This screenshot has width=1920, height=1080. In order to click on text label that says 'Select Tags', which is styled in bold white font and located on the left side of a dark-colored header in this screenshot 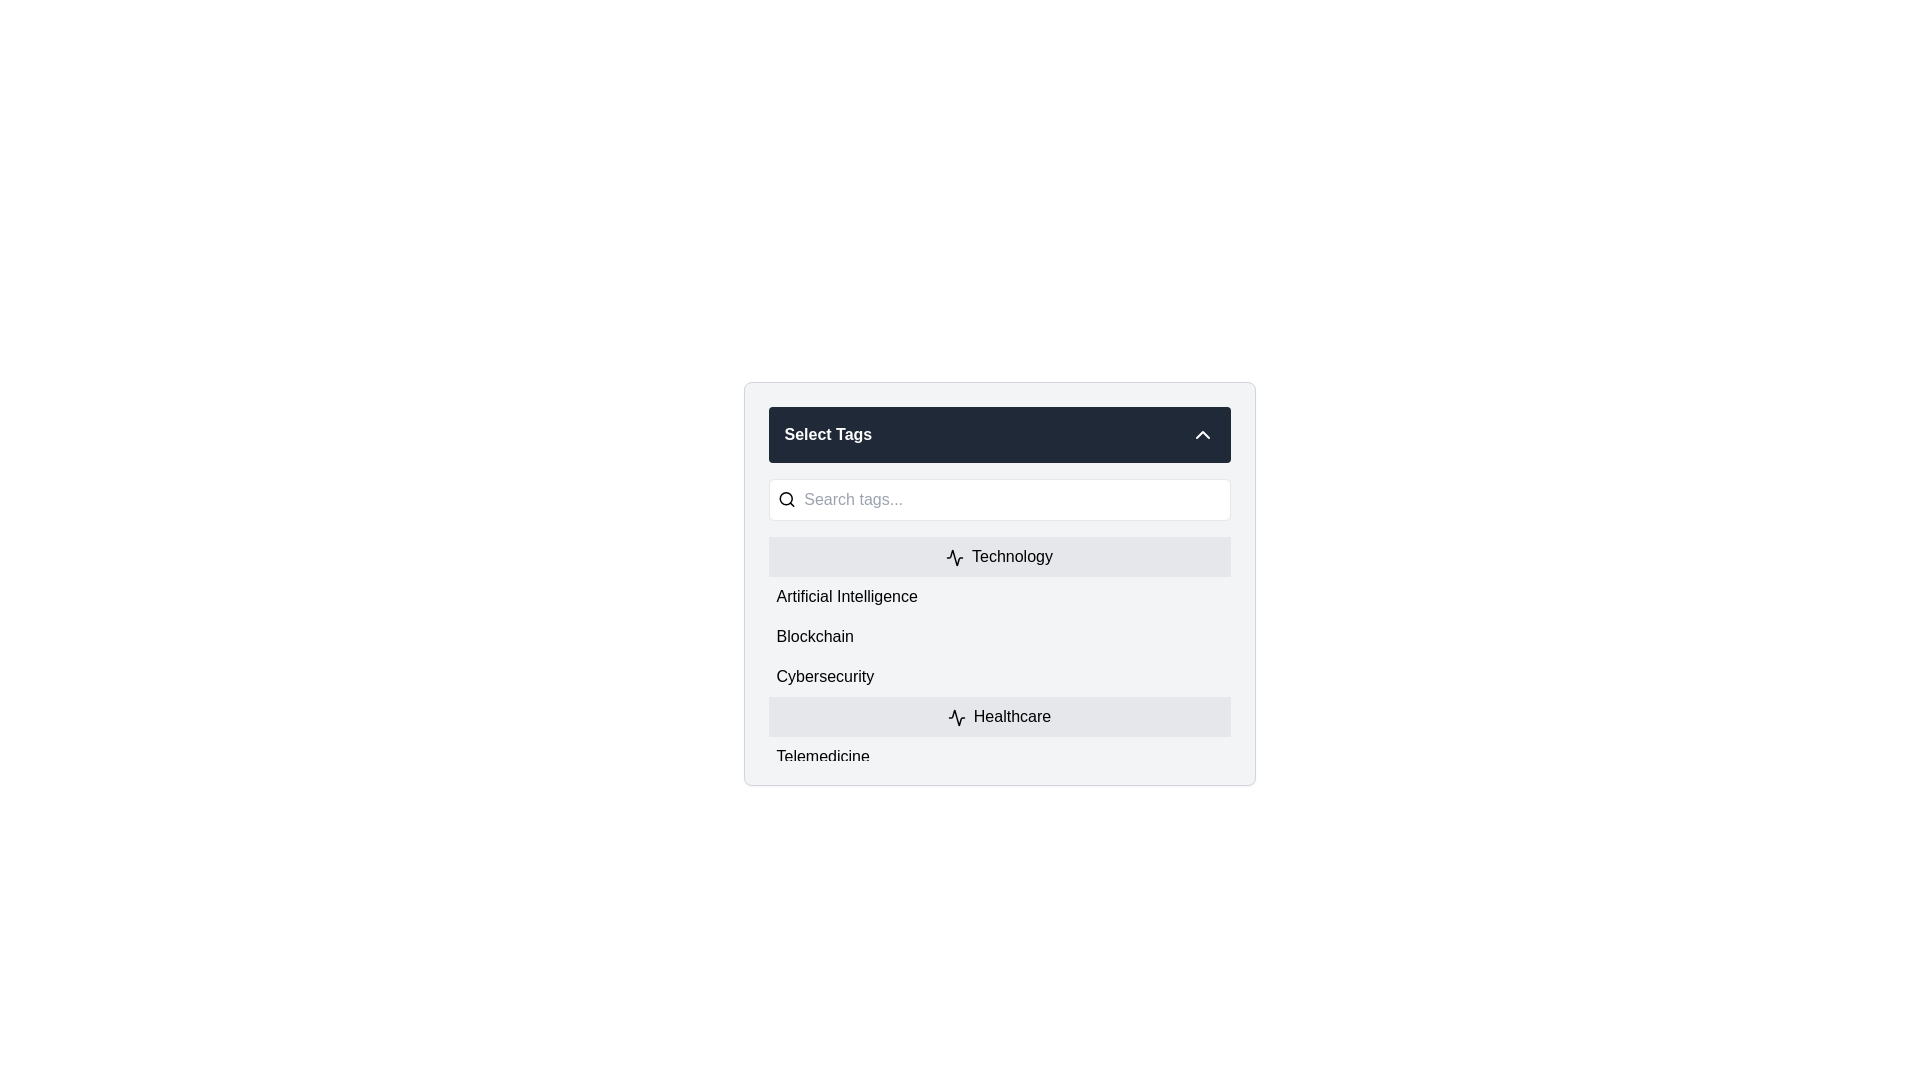, I will do `click(828, 434)`.